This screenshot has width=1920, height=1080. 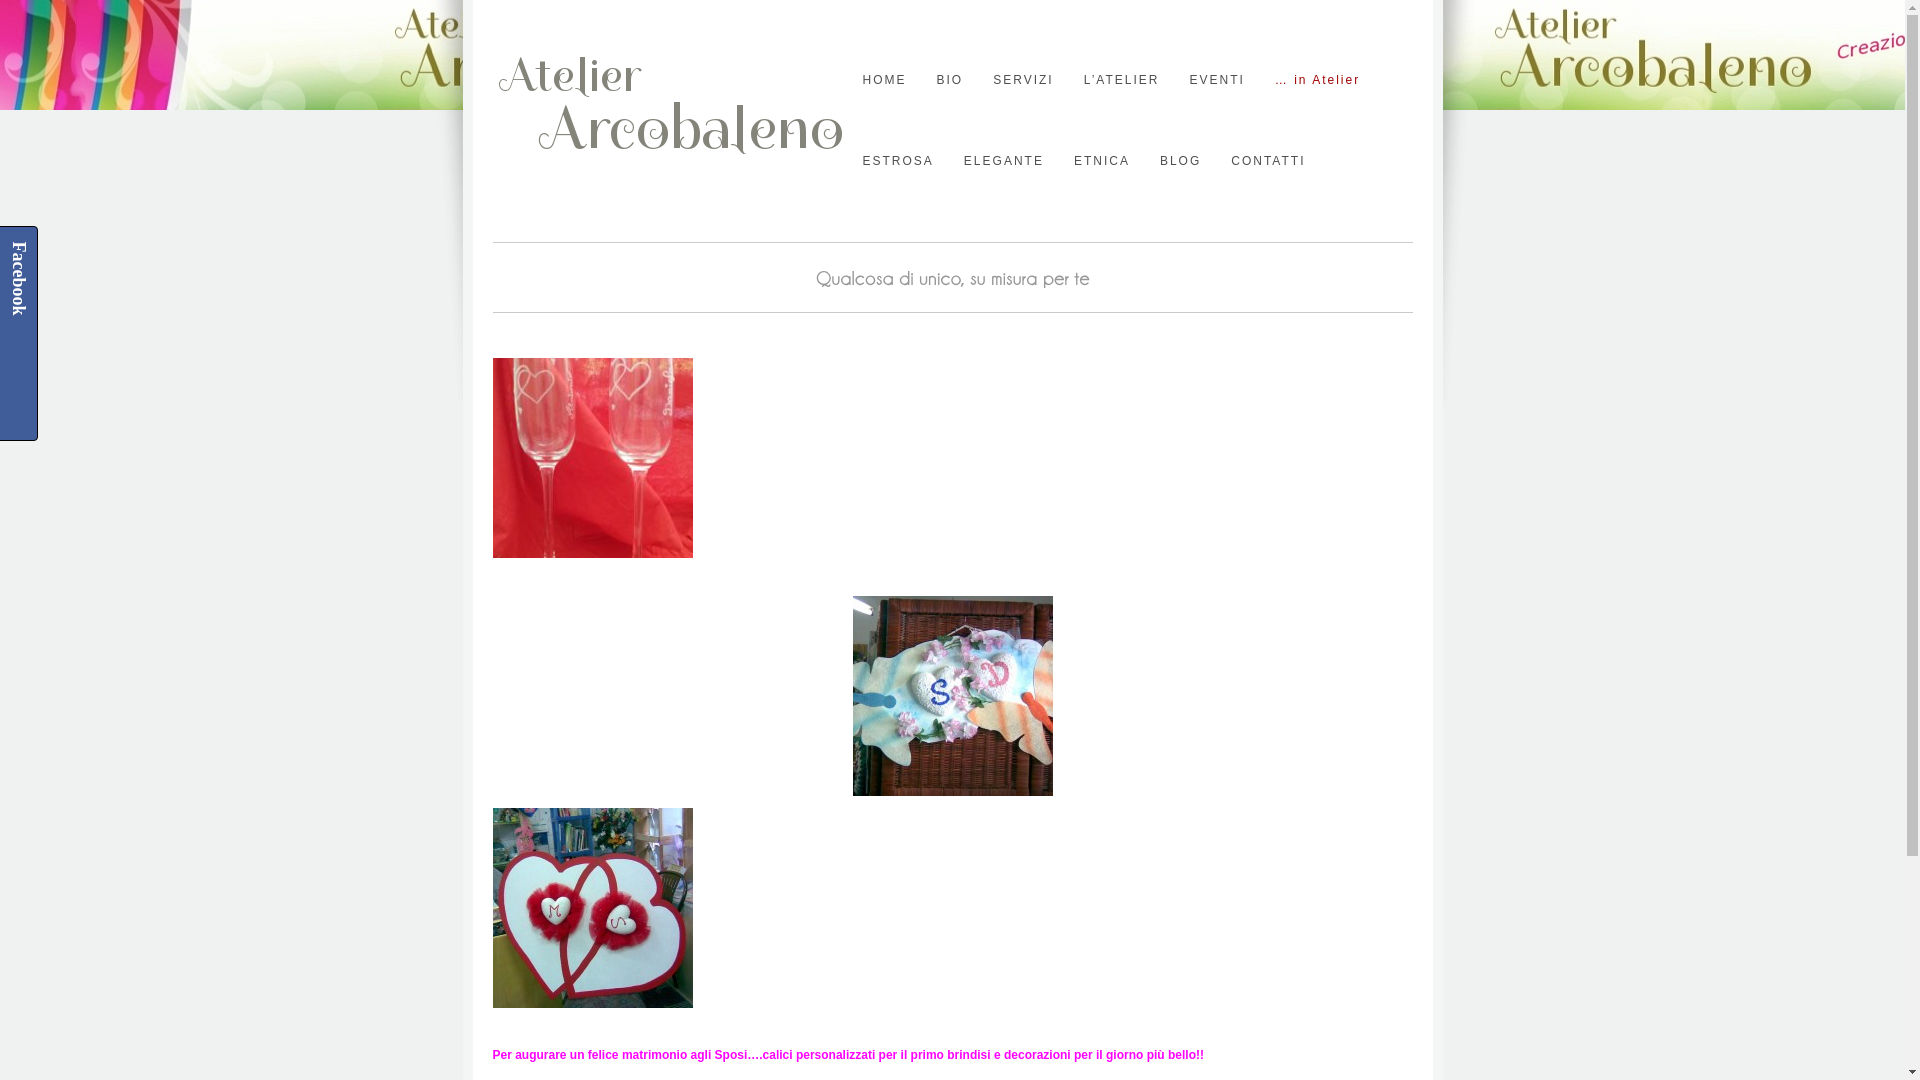 What do you see at coordinates (896, 160) in the screenshot?
I see `'ESTROSA'` at bounding box center [896, 160].